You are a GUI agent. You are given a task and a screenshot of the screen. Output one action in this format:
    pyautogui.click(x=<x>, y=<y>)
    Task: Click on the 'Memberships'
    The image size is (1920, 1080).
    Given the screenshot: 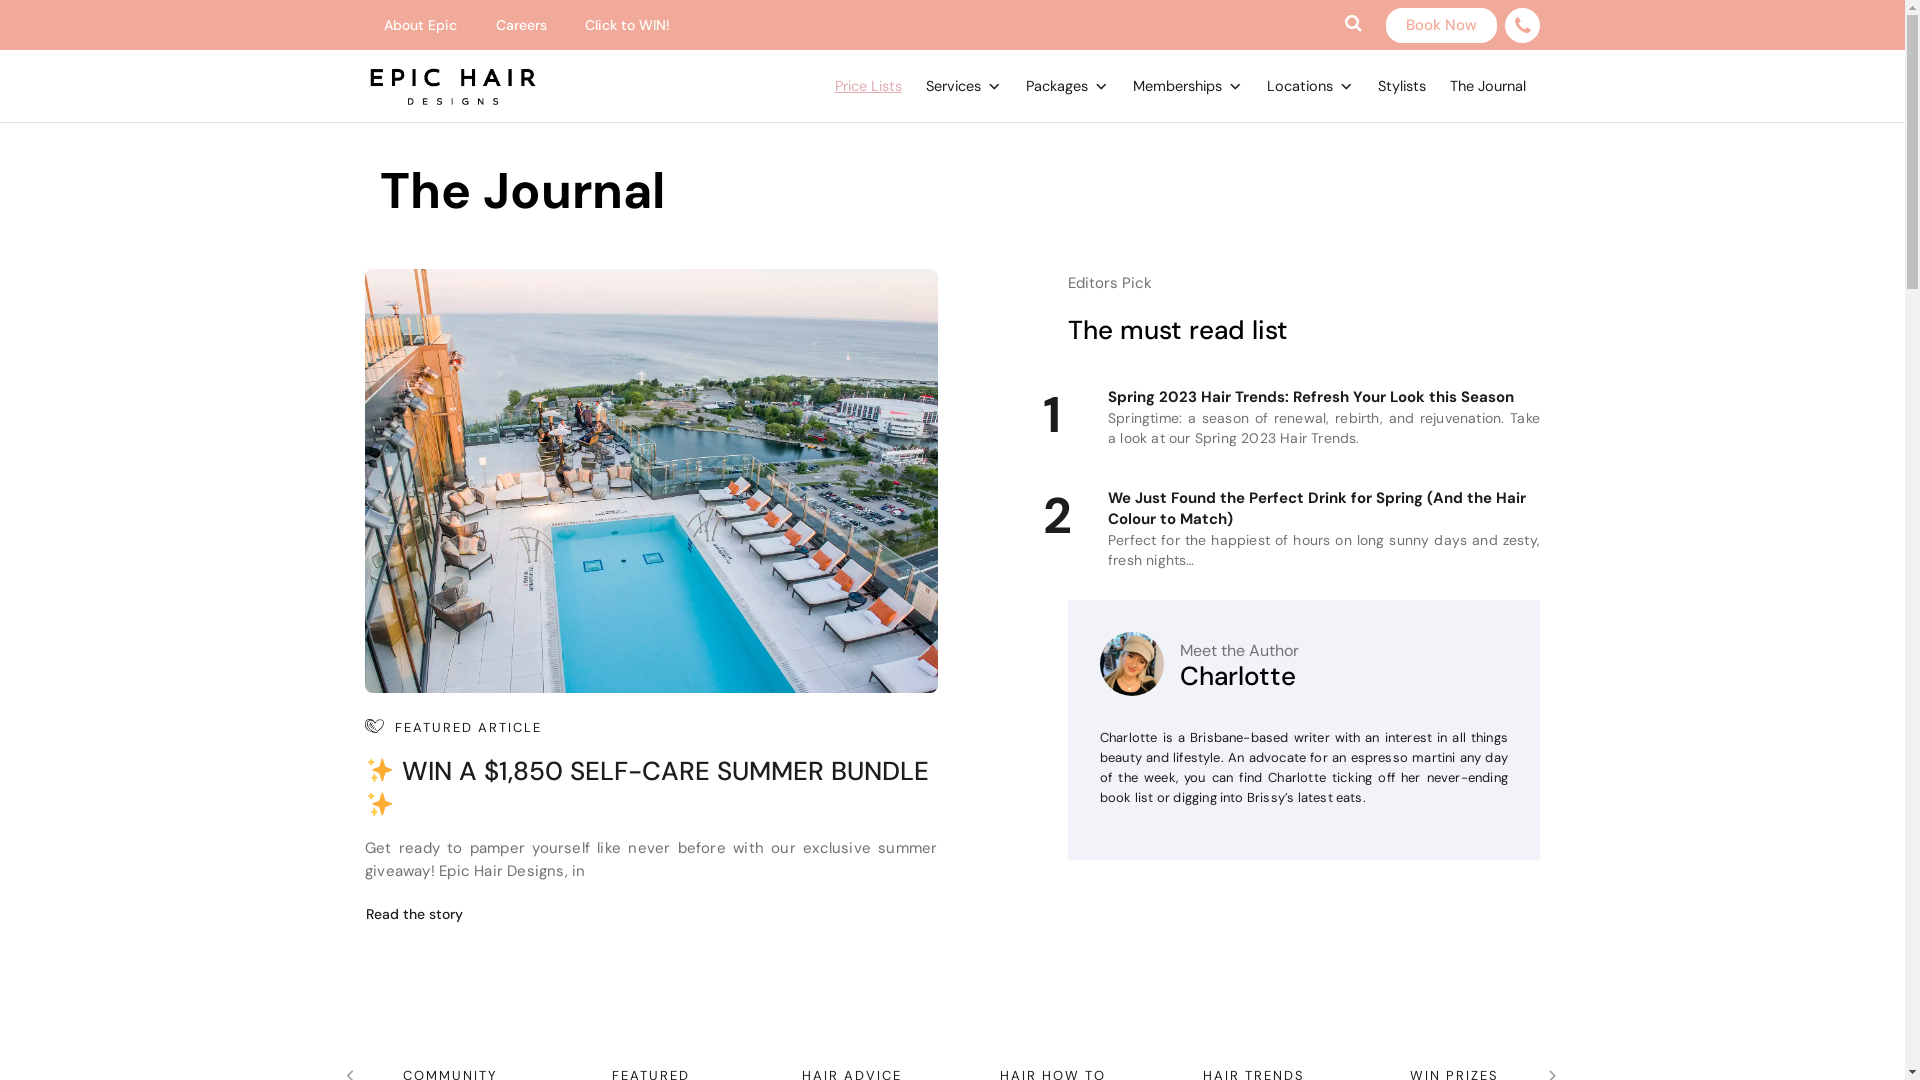 What is the action you would take?
    pyautogui.click(x=1118, y=85)
    